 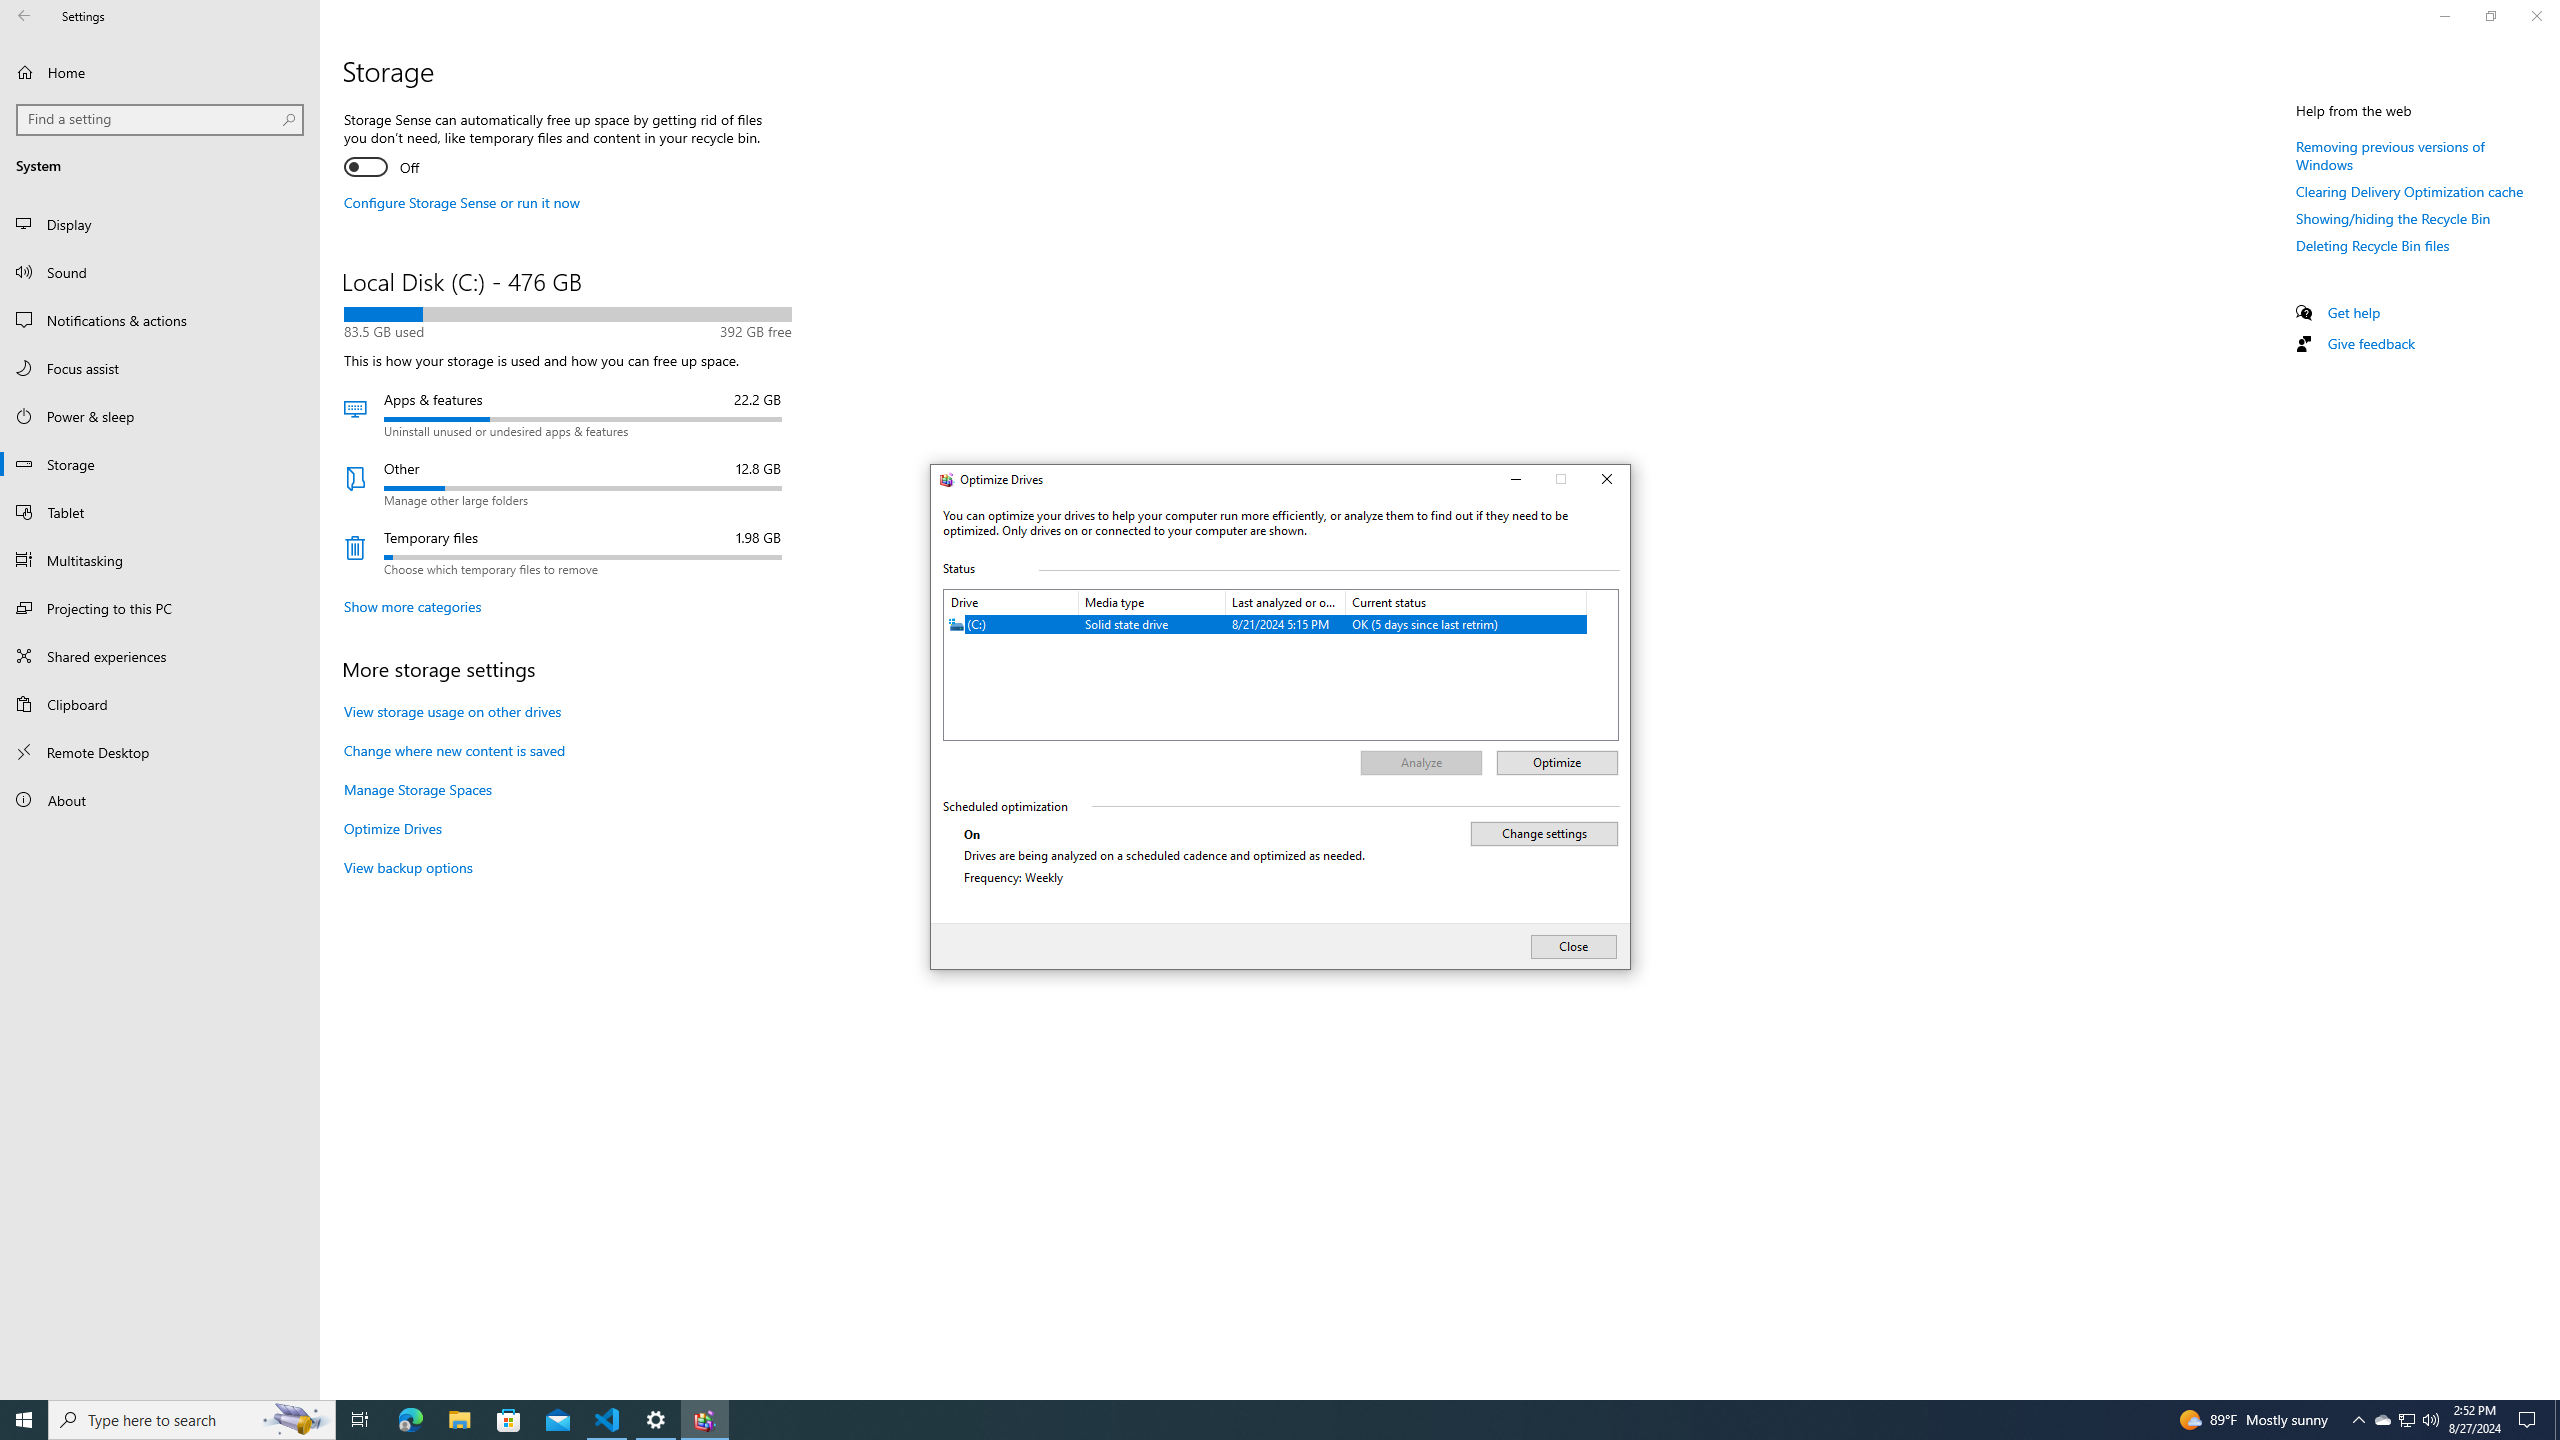 I want to click on 'Task View', so click(x=358, y=1418).